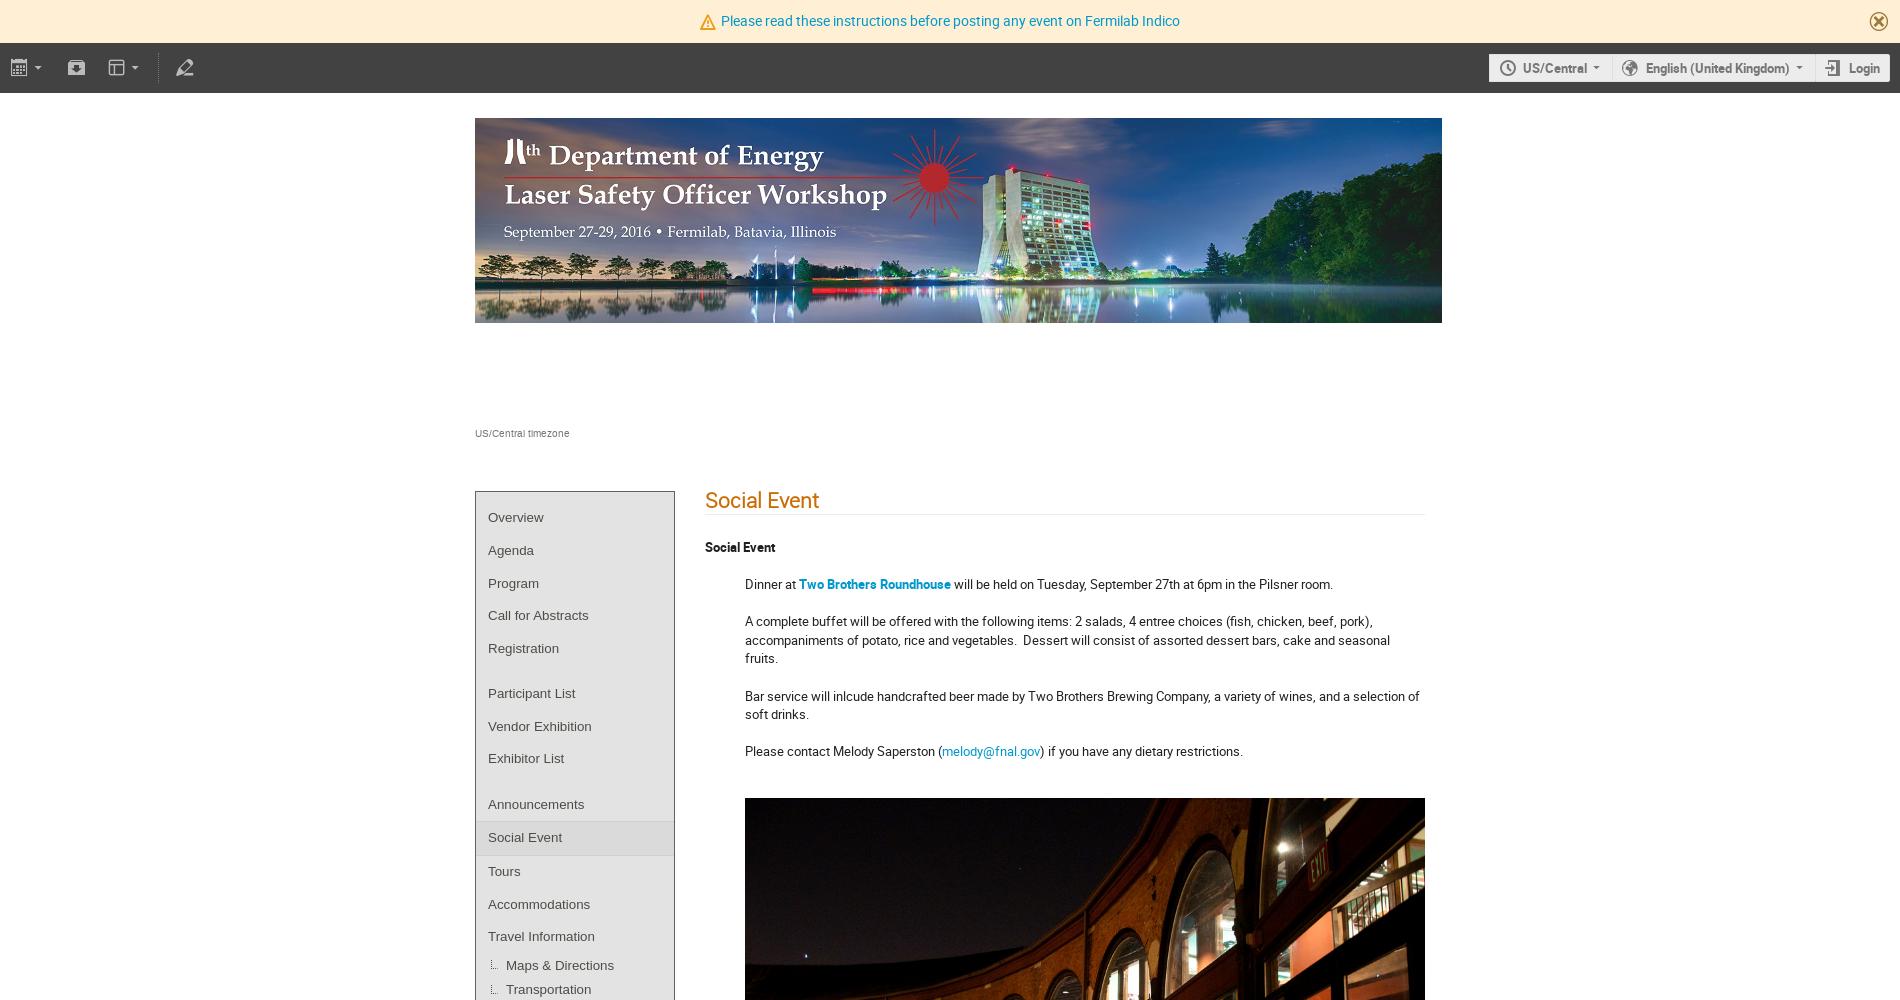 This screenshot has width=1900, height=1000. What do you see at coordinates (539, 724) in the screenshot?
I see `'Vendor Exhibition'` at bounding box center [539, 724].